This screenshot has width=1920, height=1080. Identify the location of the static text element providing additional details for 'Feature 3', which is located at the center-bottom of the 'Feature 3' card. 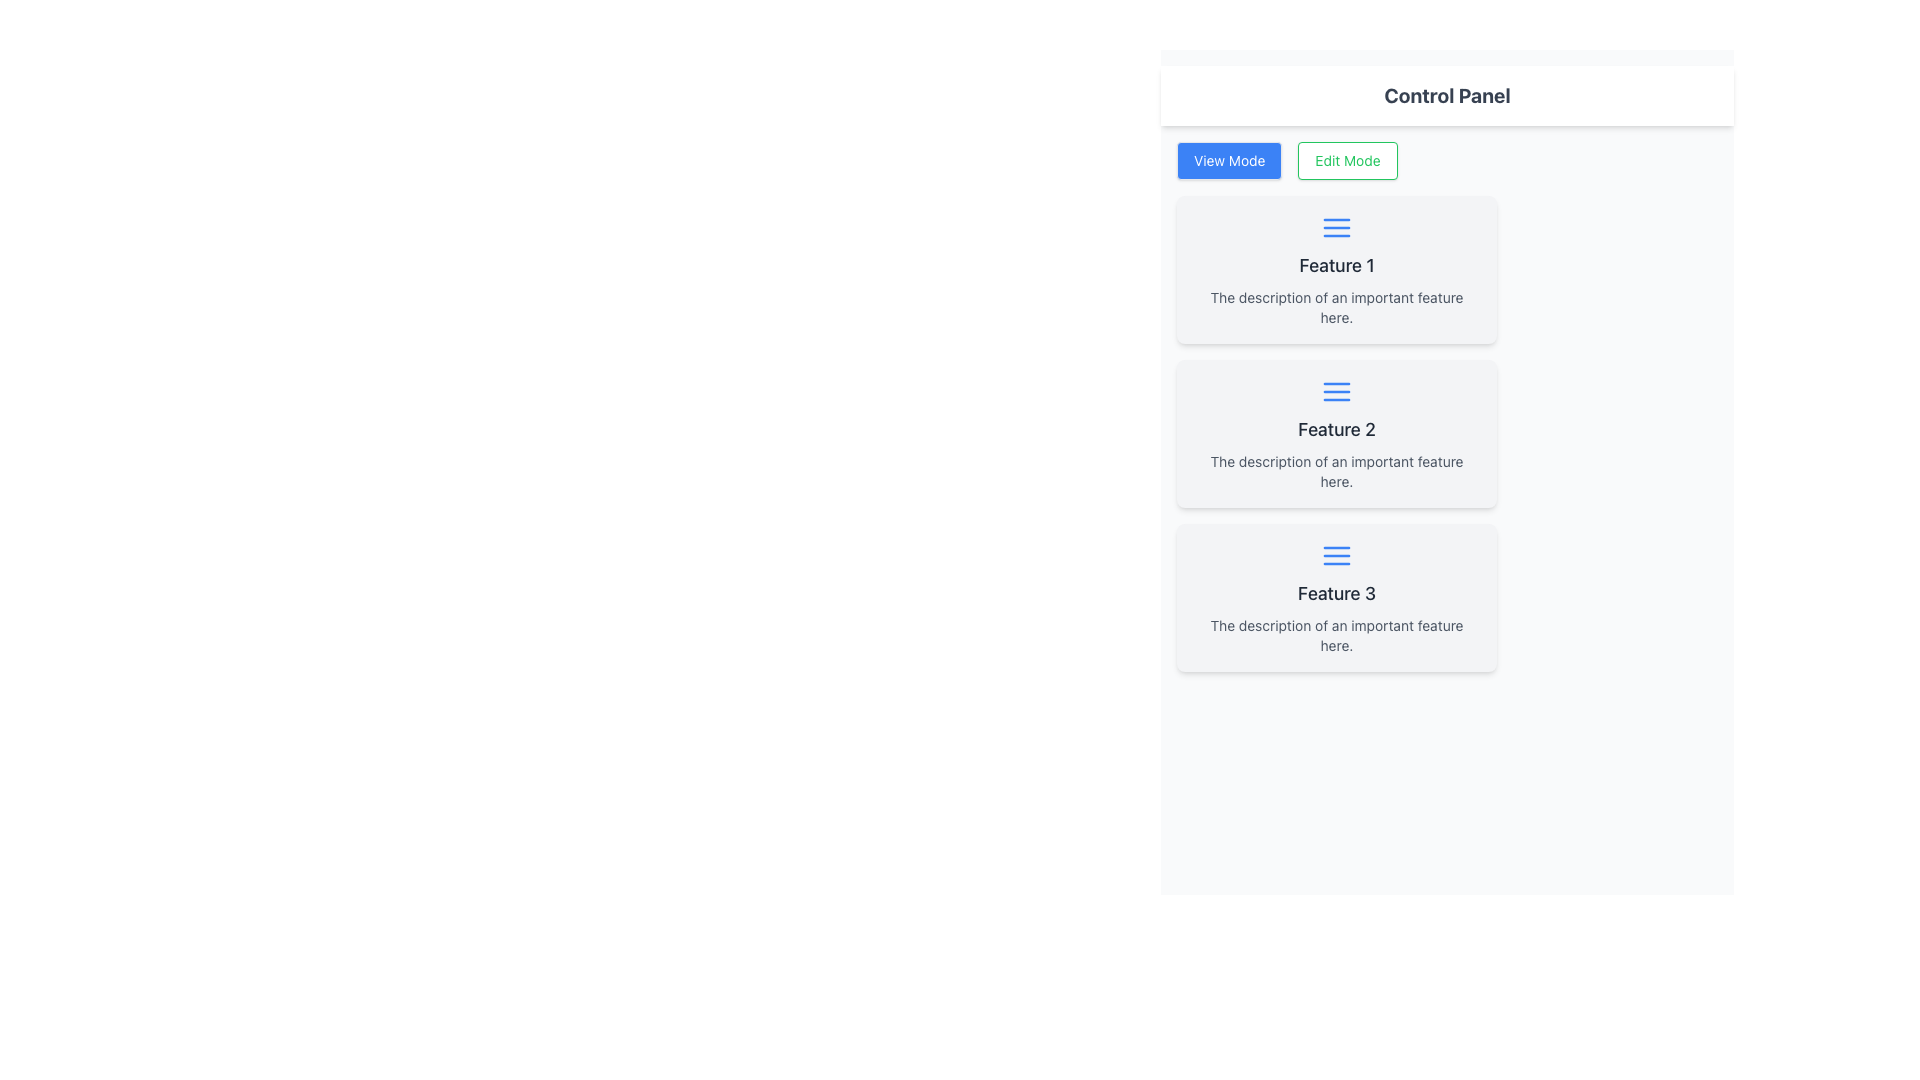
(1337, 636).